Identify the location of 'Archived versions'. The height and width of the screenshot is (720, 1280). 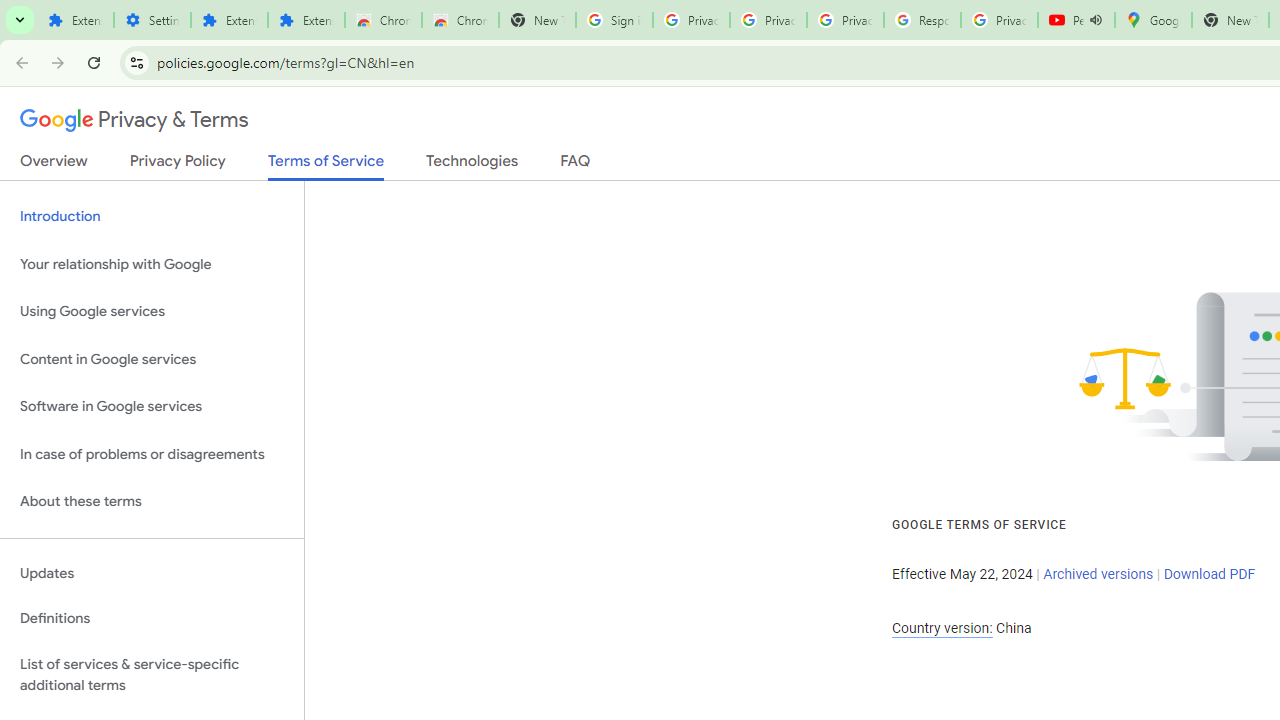
(1097, 574).